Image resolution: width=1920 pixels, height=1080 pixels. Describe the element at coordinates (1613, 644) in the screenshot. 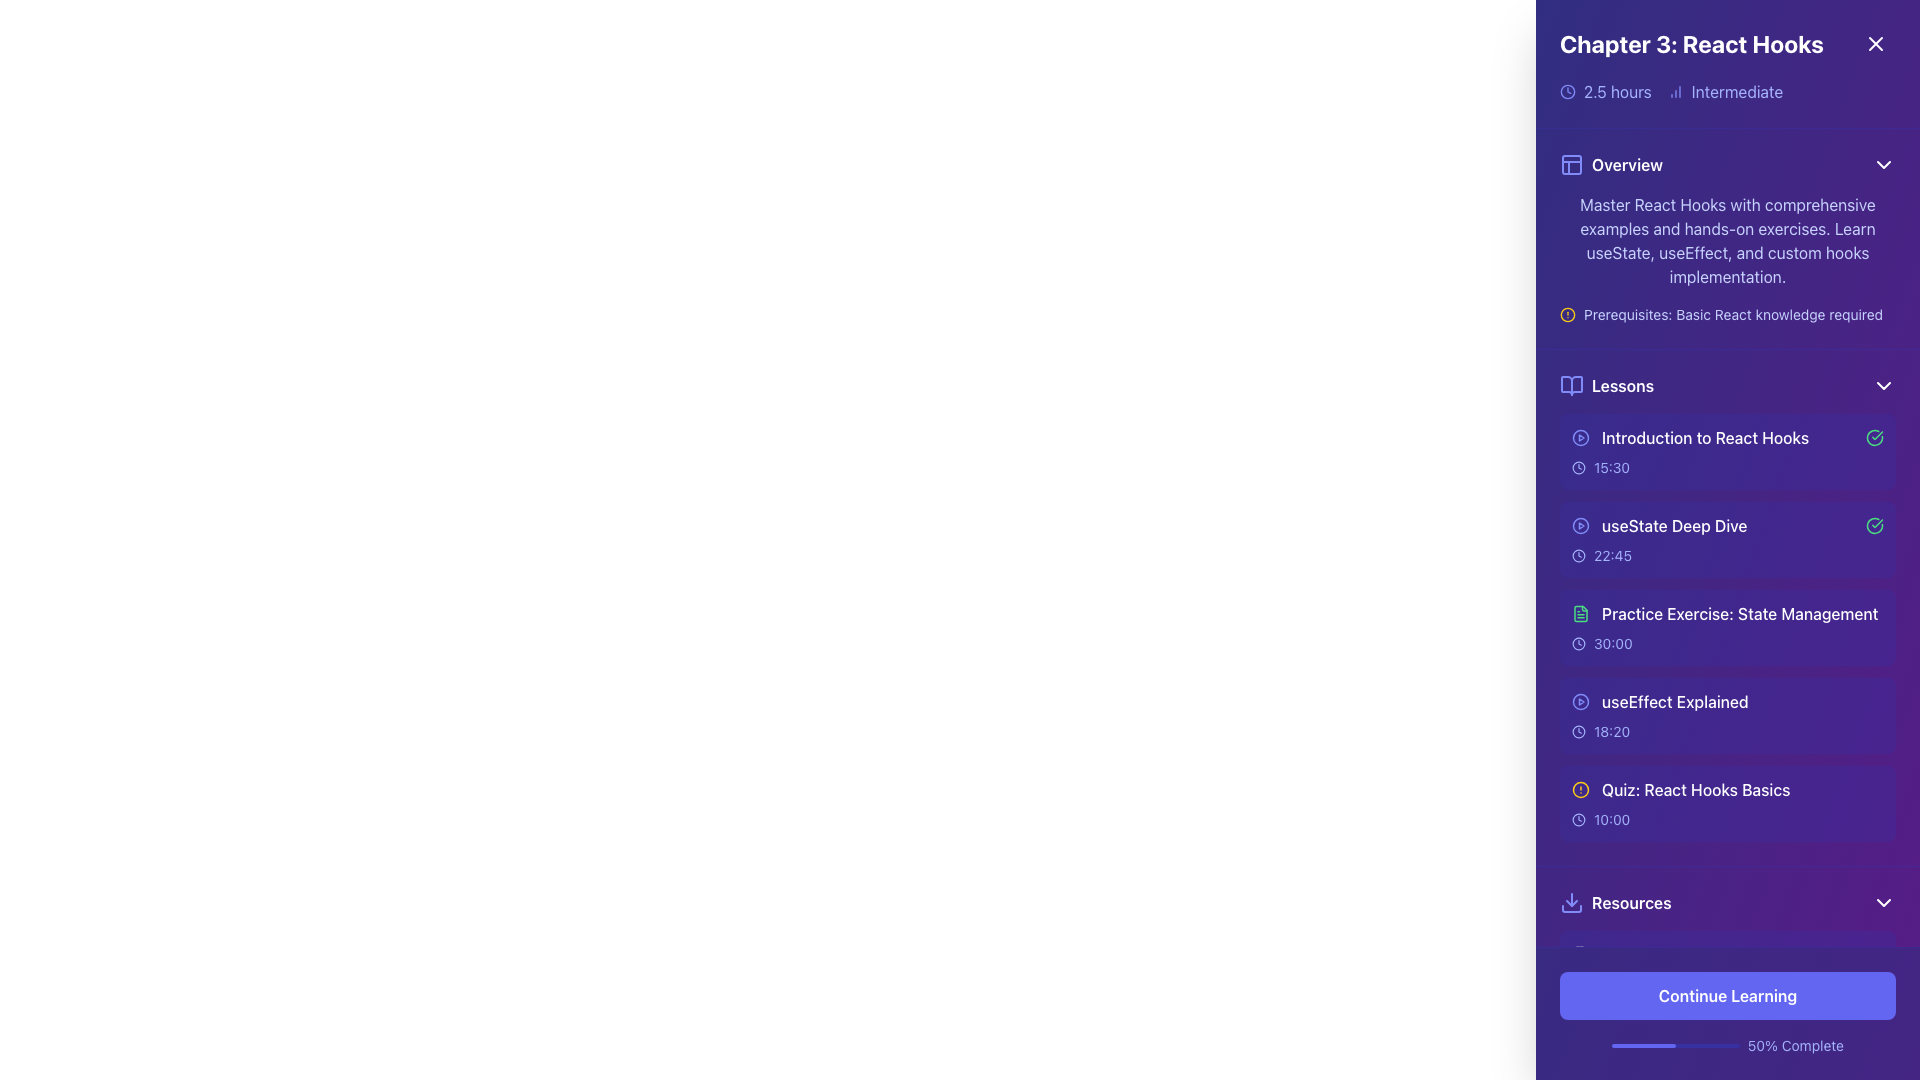

I see `text label displaying '30:00' in light indigo color on a deep purple background, located in the fourth row of the 'Lessons' section next to the clock icon` at that location.